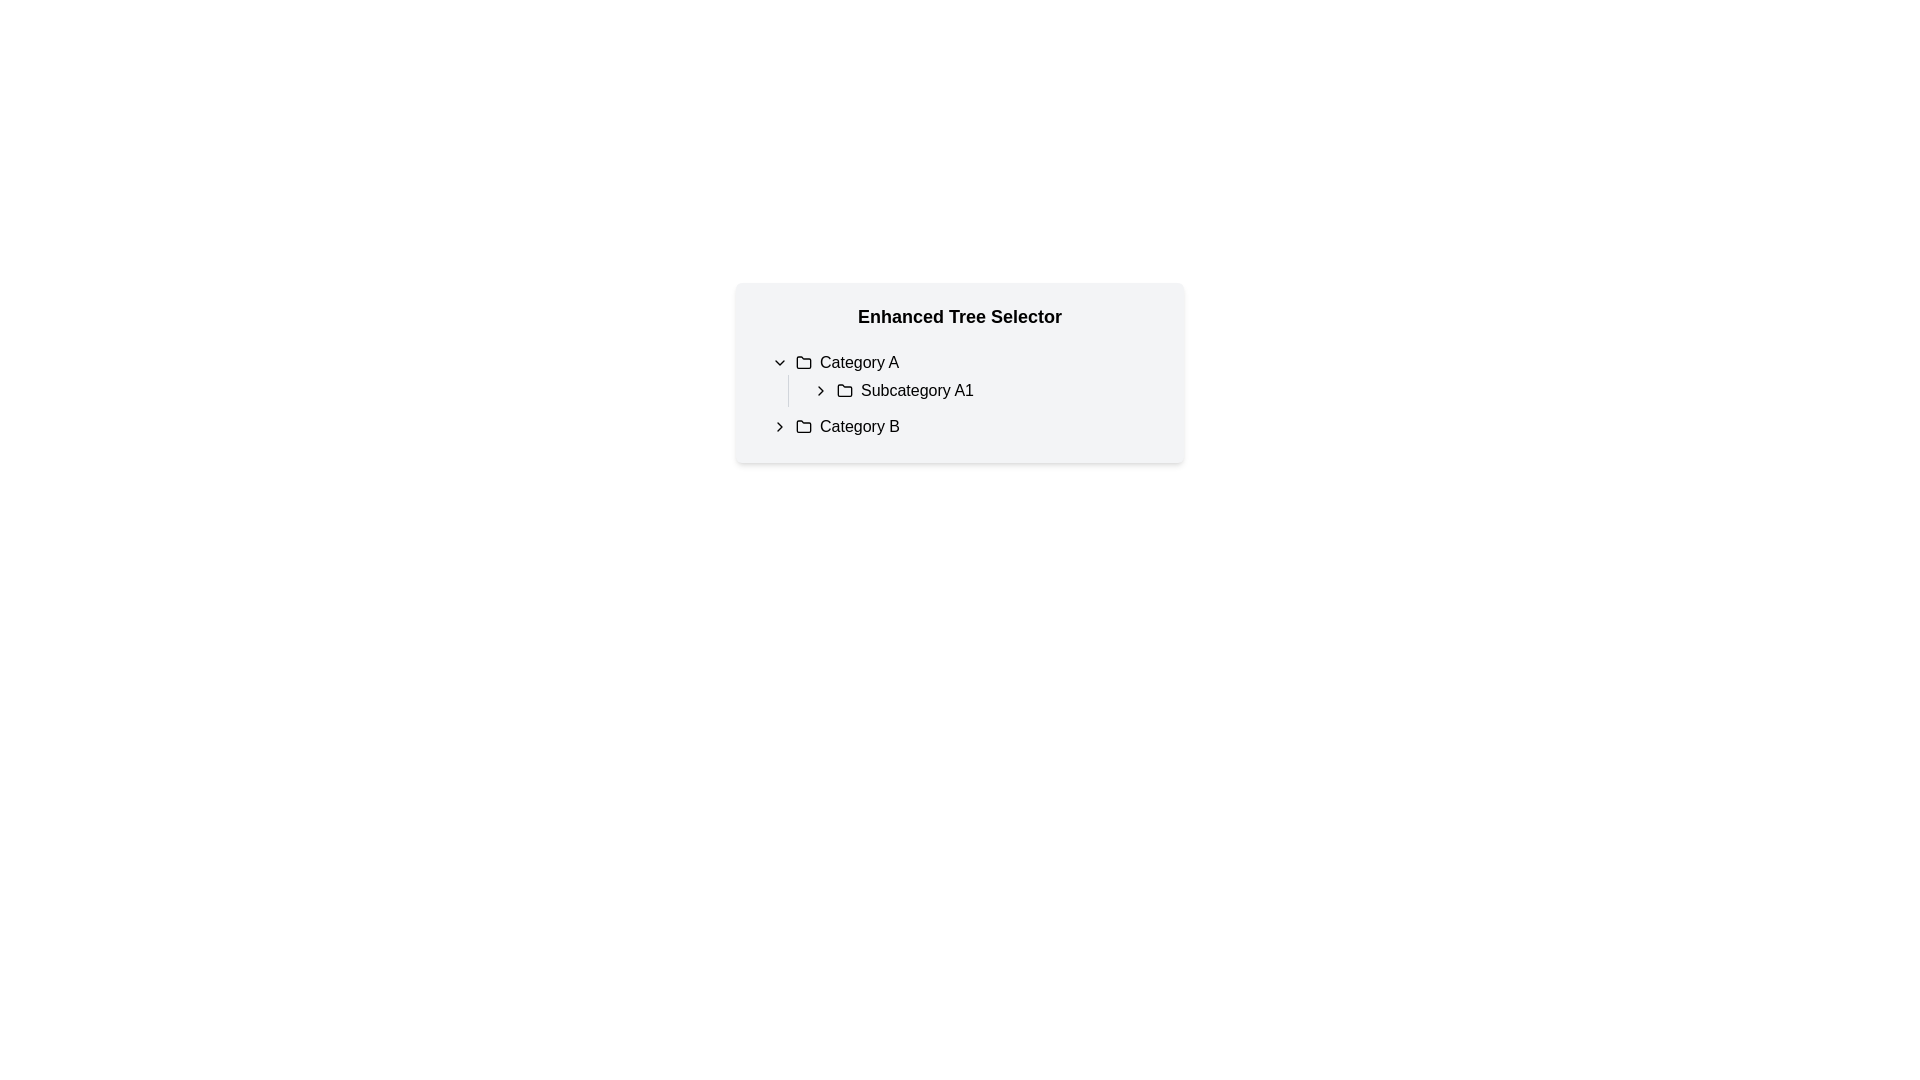 The width and height of the screenshot is (1920, 1080). What do you see at coordinates (778, 362) in the screenshot?
I see `the icon button associated with 'Category A'` at bounding box center [778, 362].